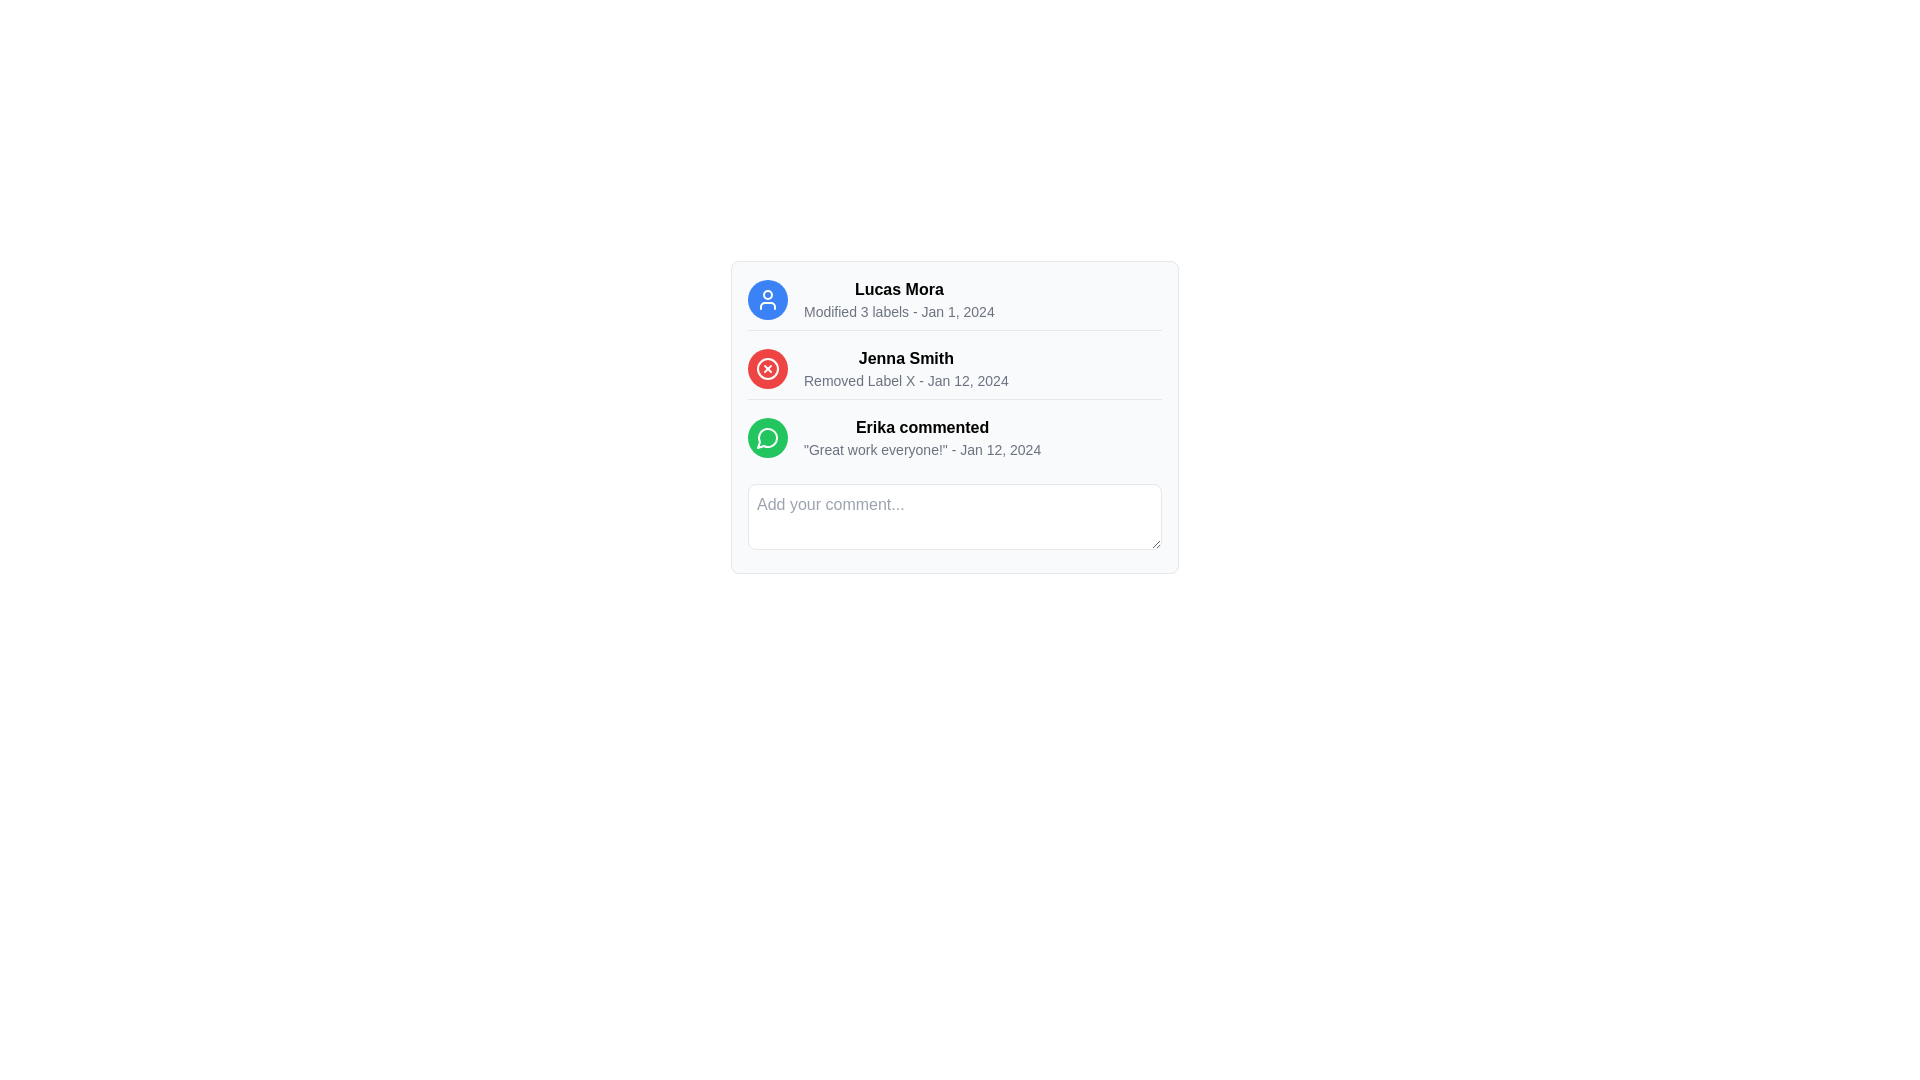  I want to click on the non-interactive Text Display that indicates 'Removed Label X' associated with the date 'Jan 12, 2024', located below 'Jenna Smith', so click(905, 381).